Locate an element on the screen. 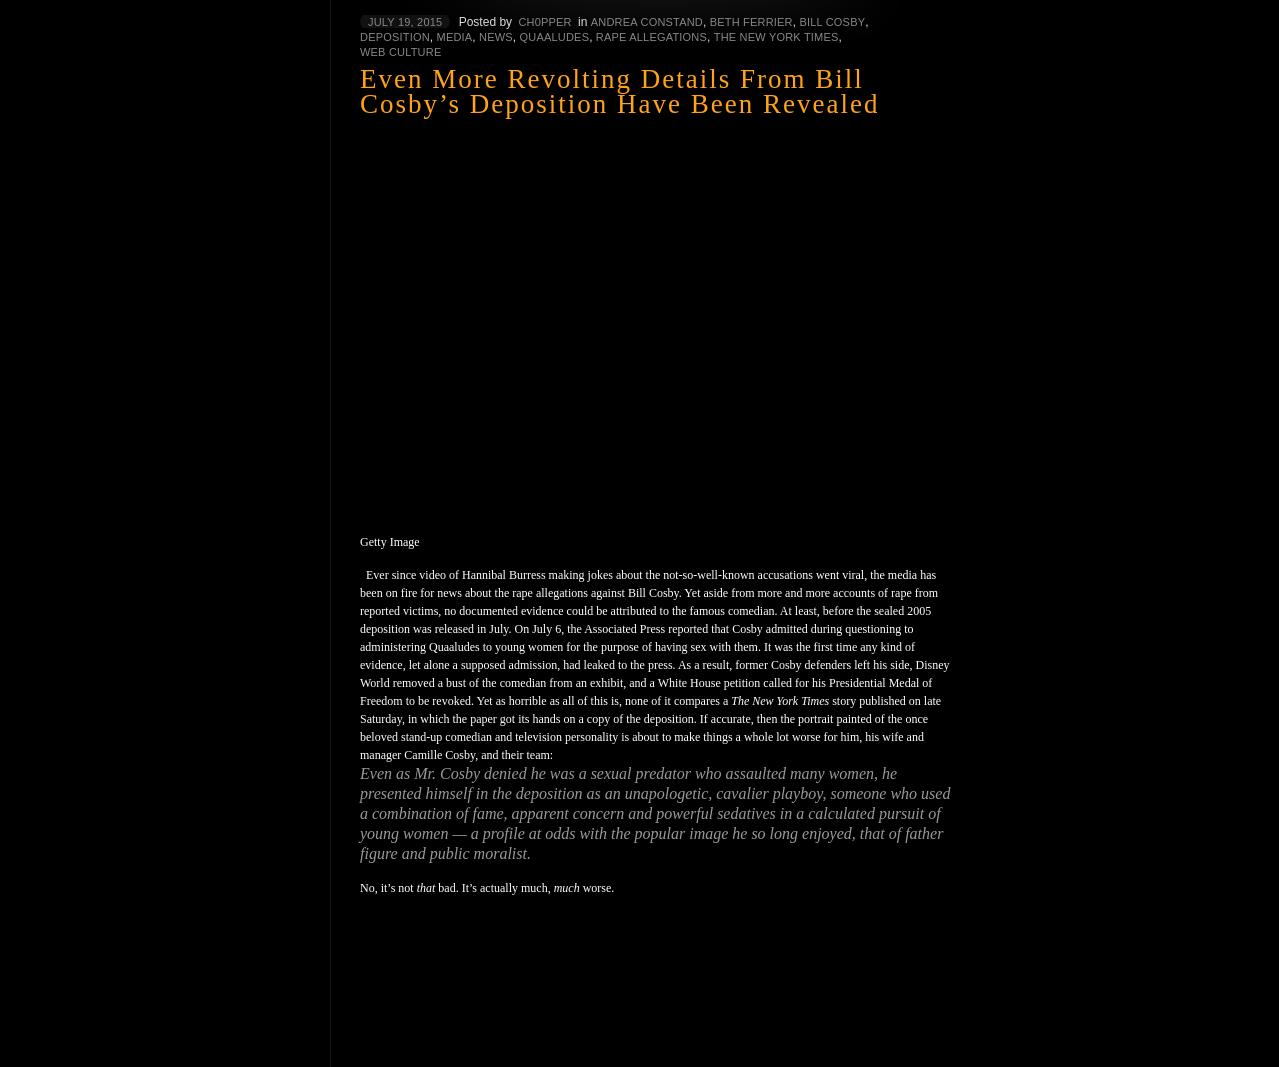 The width and height of the screenshot is (1279, 1067). 'Even More Revolting Details From Bill Cosby’s Deposition Have Been Revealed' is located at coordinates (619, 90).